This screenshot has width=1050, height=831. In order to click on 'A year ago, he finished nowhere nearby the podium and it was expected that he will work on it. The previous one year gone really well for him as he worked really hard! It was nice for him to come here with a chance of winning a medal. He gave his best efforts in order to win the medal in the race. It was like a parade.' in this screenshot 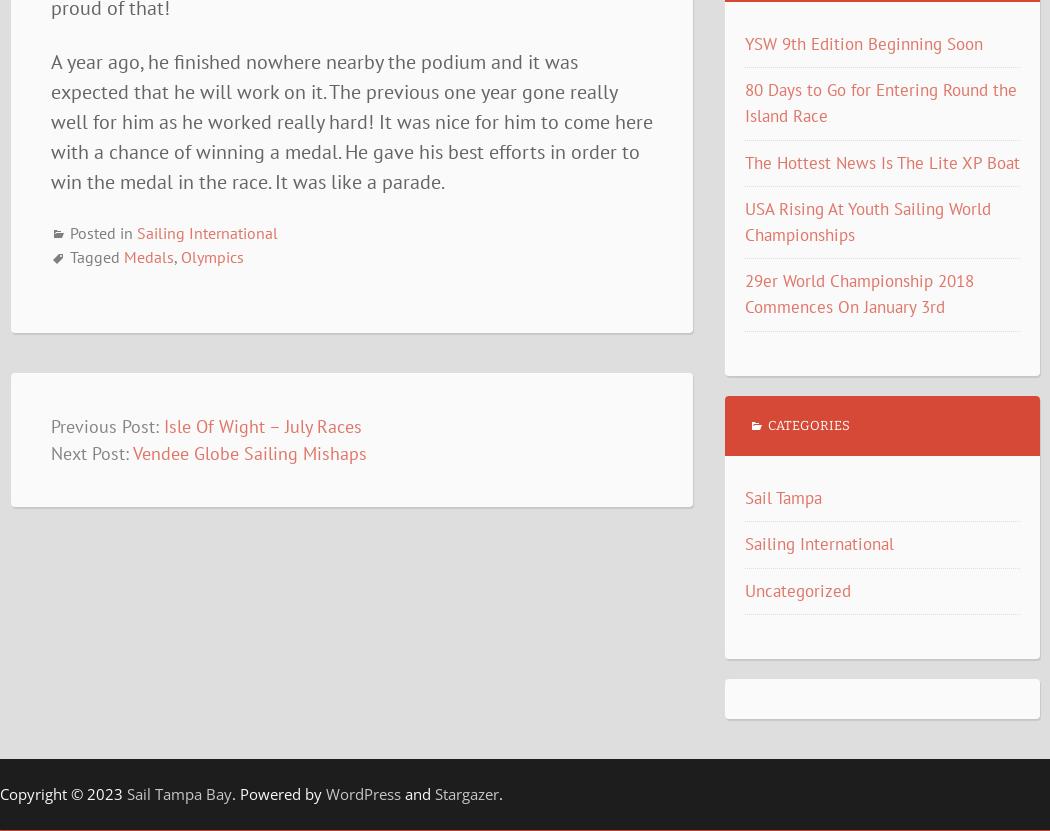, I will do `click(48, 121)`.